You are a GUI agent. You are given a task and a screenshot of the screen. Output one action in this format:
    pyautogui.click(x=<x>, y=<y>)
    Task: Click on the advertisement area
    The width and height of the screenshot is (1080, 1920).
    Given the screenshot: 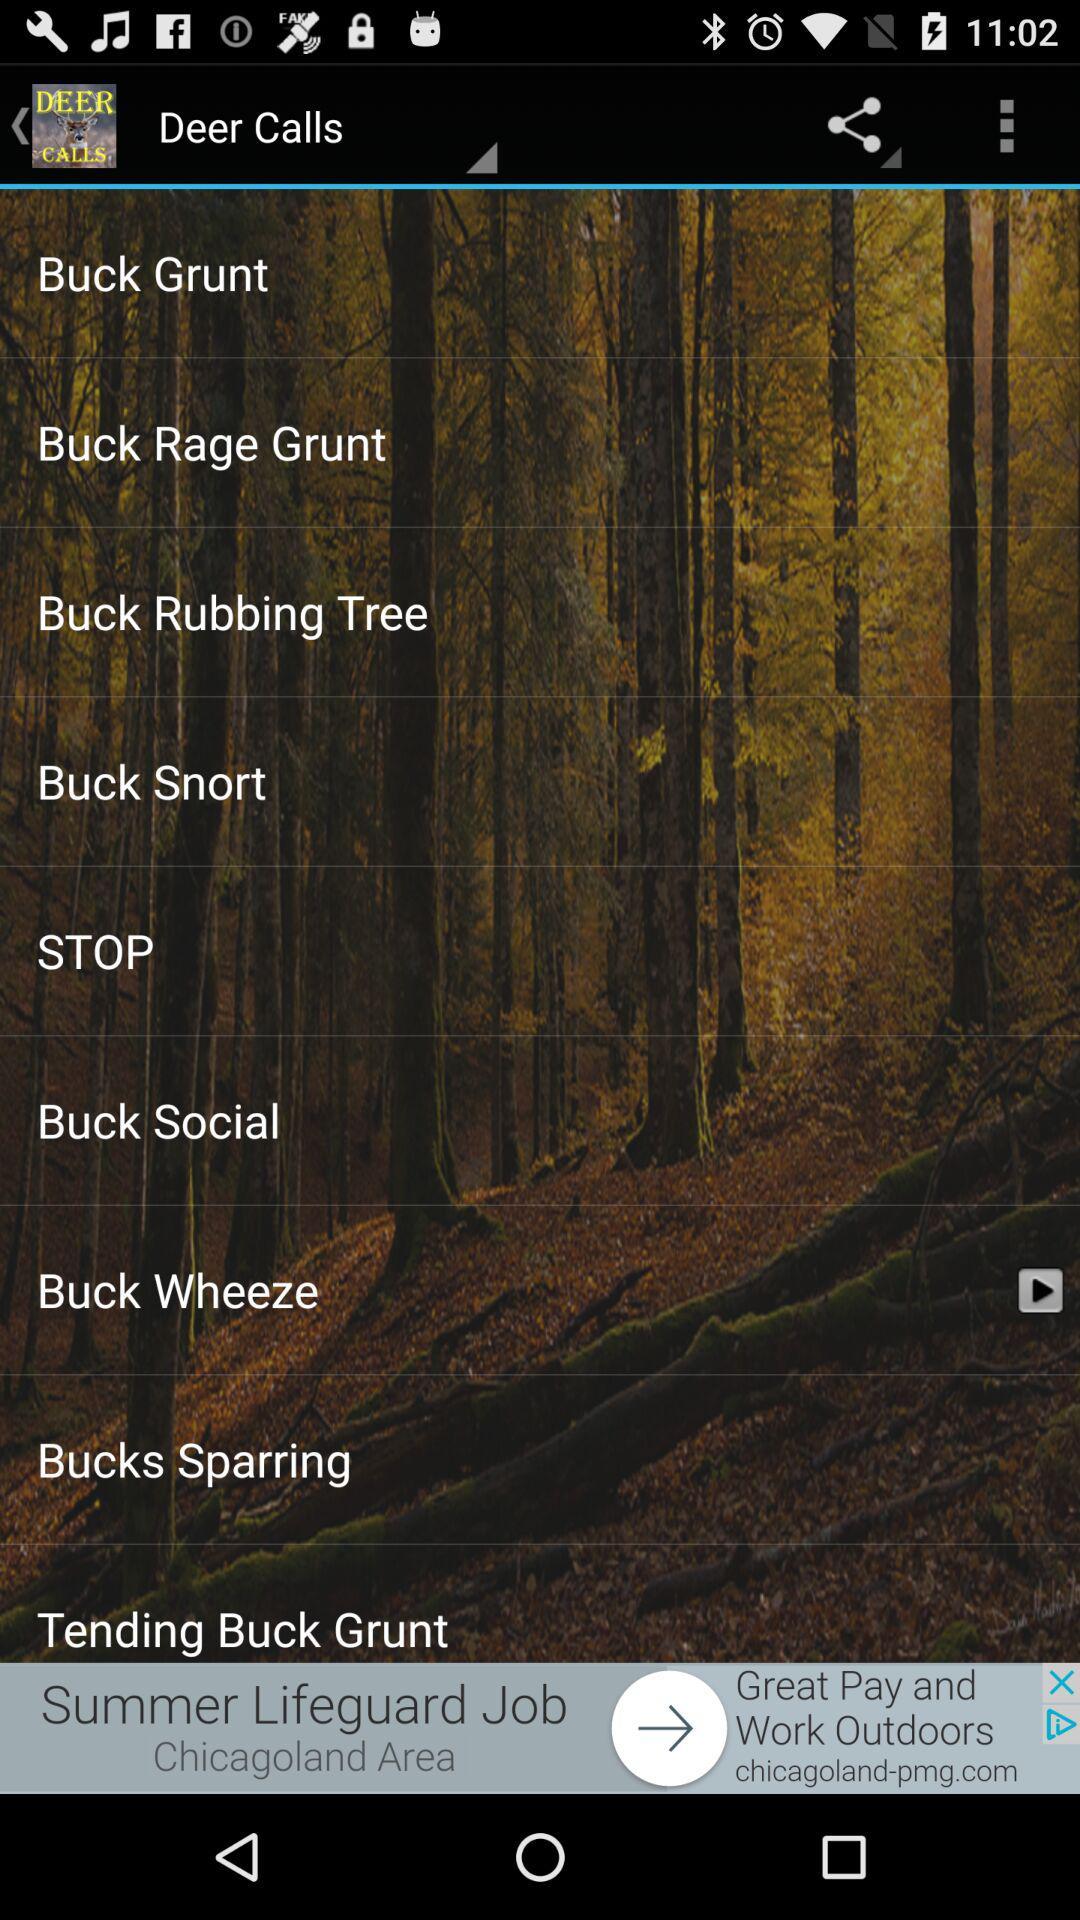 What is the action you would take?
    pyautogui.click(x=540, y=1727)
    